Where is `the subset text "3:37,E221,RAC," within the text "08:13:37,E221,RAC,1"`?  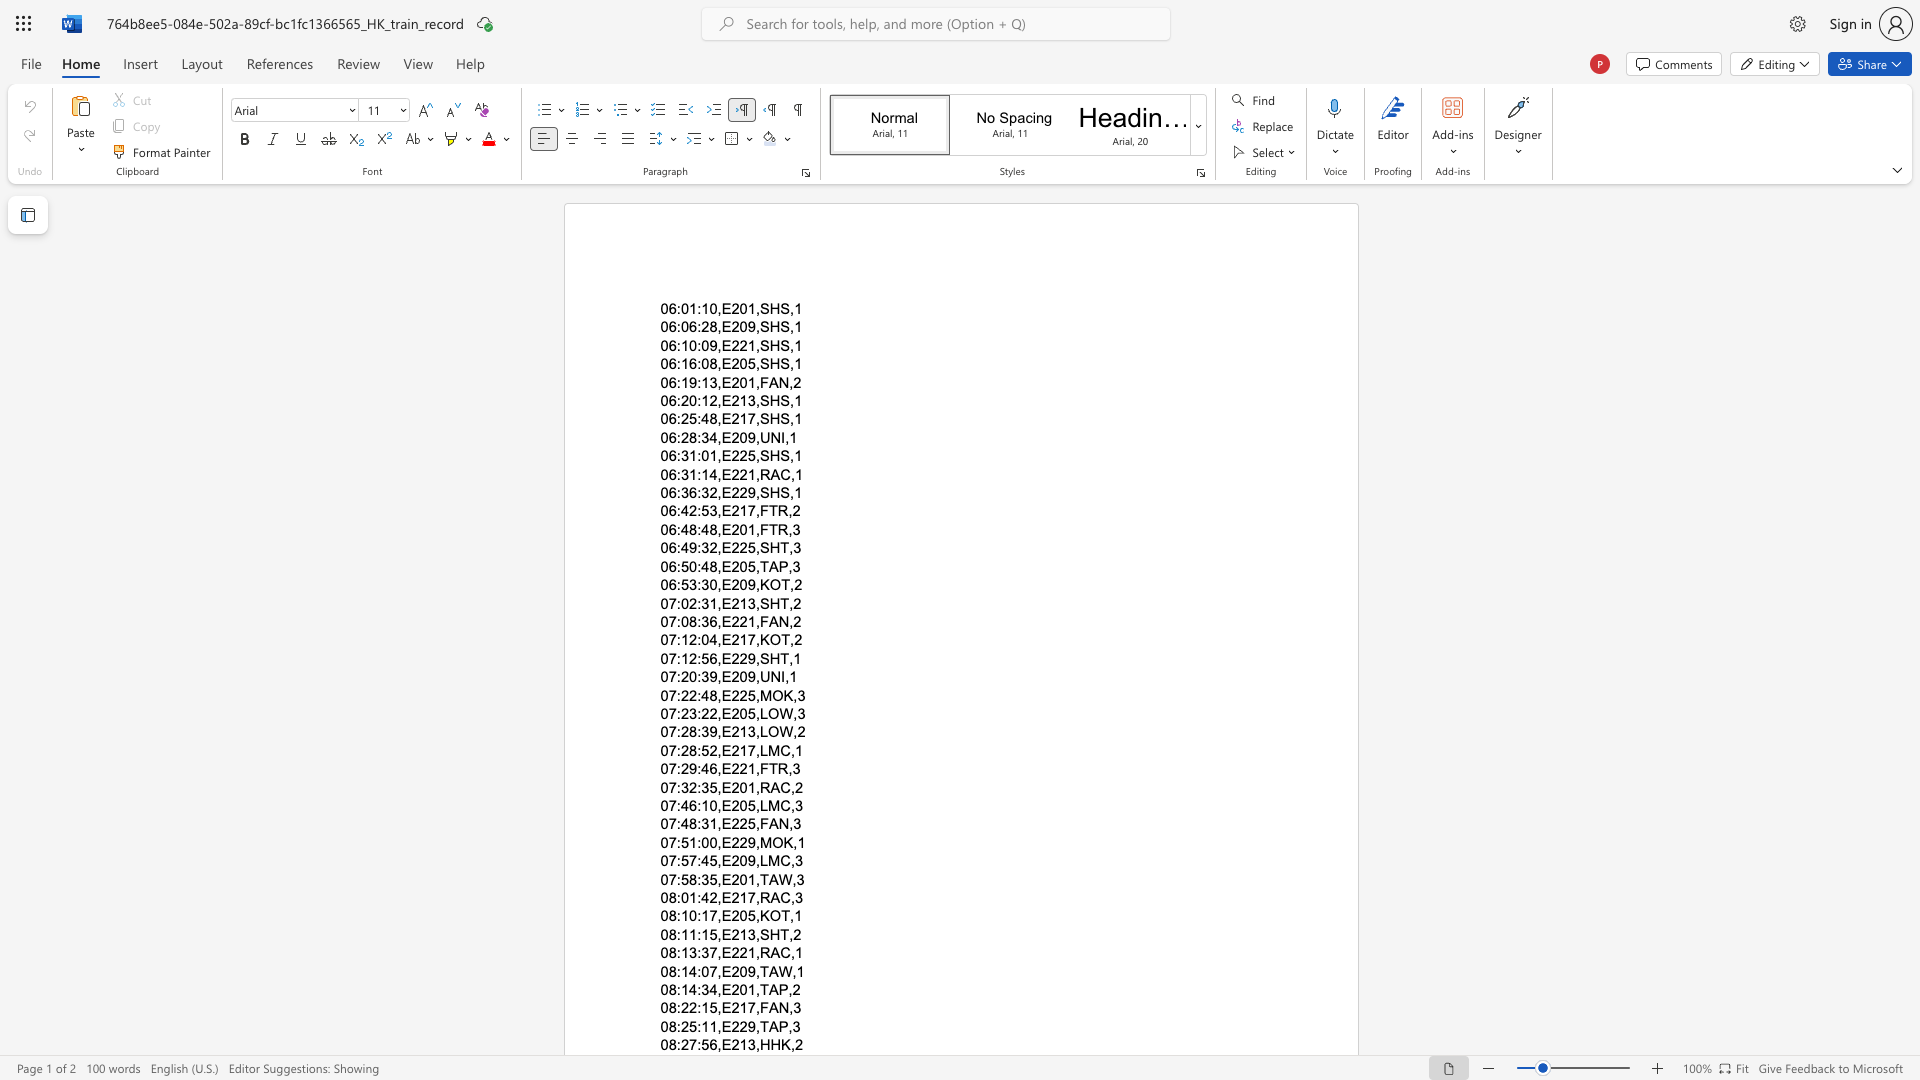 the subset text "3:37,E221,RAC," within the text "08:13:37,E221,RAC,1" is located at coordinates (689, 952).